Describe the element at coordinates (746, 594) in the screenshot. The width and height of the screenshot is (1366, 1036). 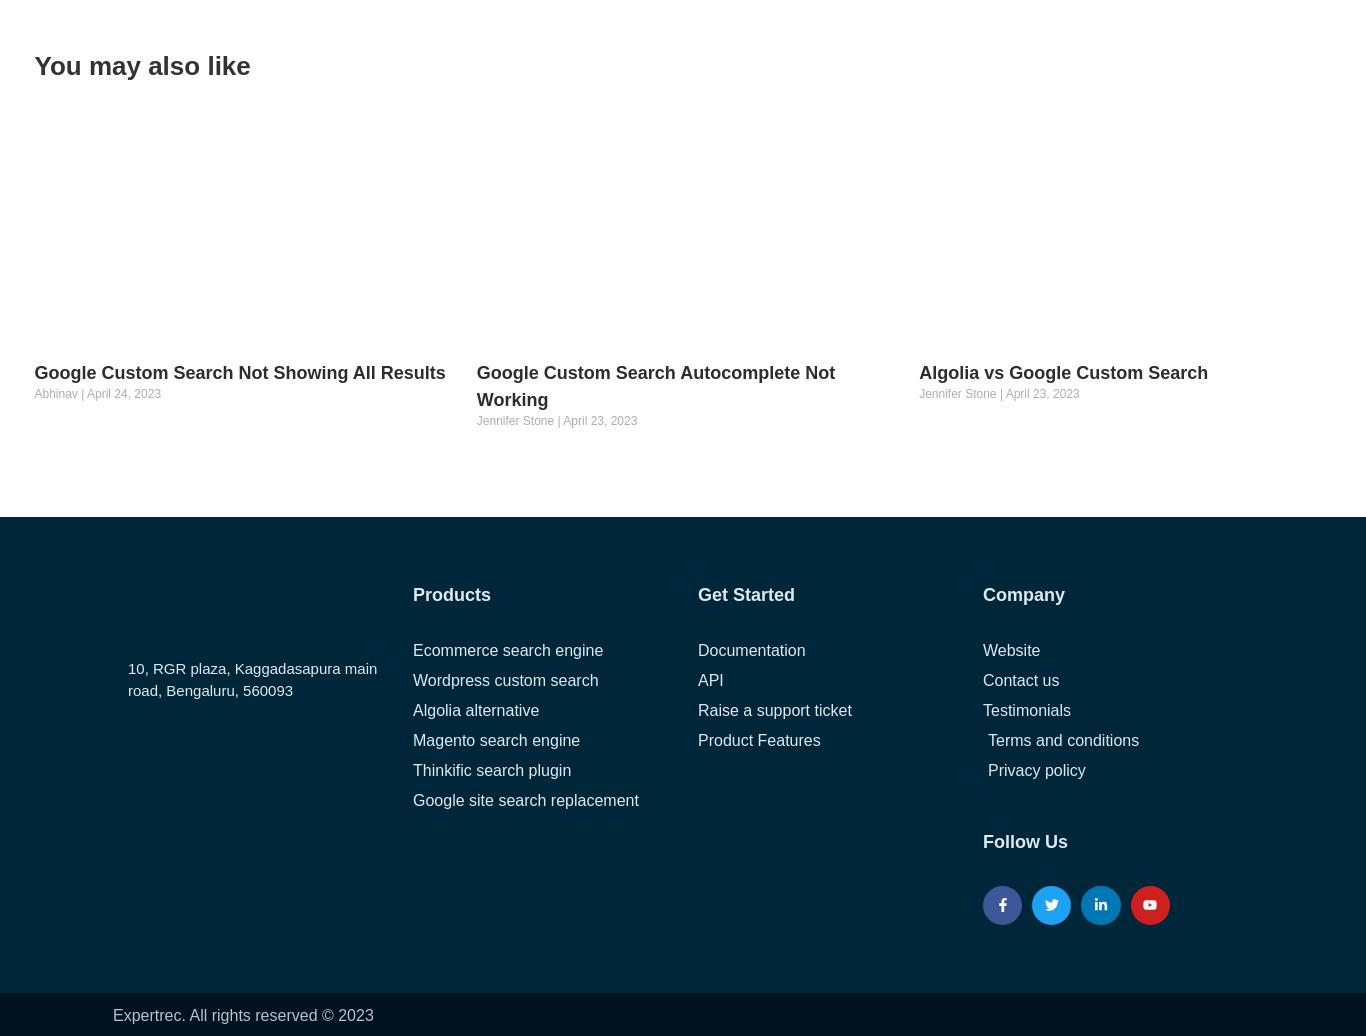
I see `'Get Started'` at that location.